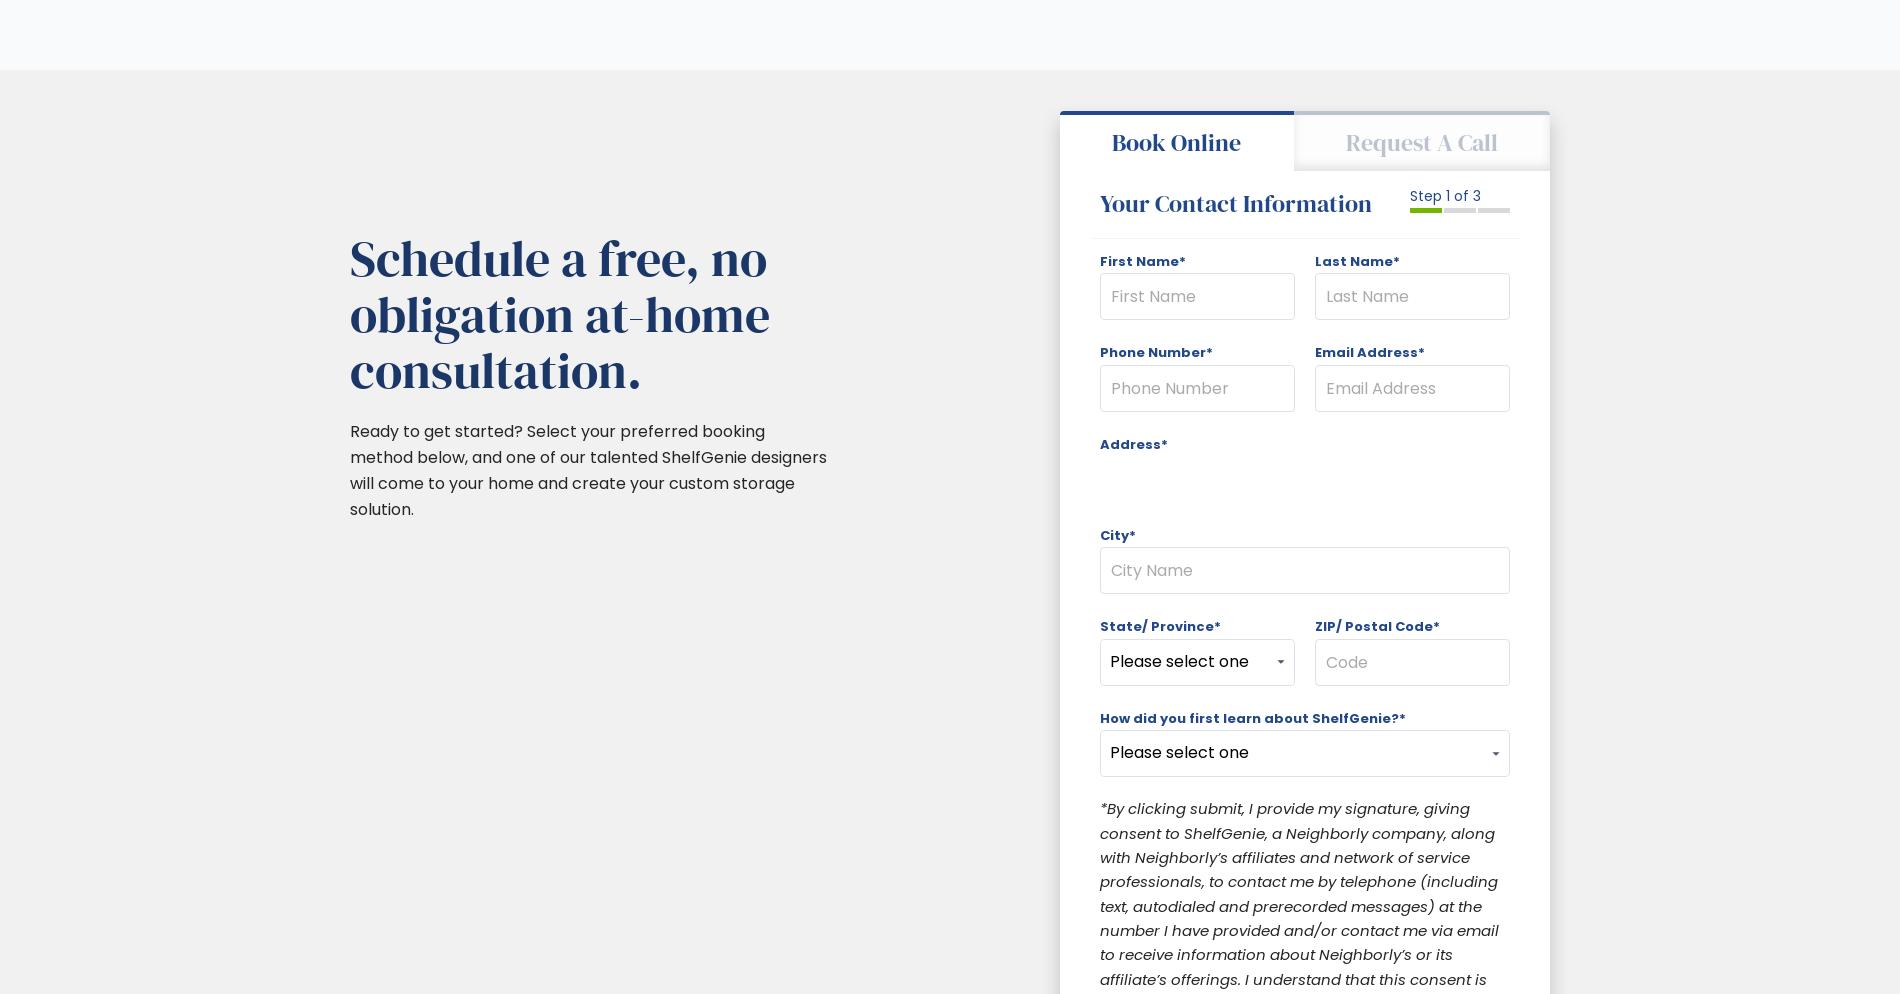 The width and height of the screenshot is (1900, 994). Describe the element at coordinates (1133, 443) in the screenshot. I see `'Address*'` at that location.